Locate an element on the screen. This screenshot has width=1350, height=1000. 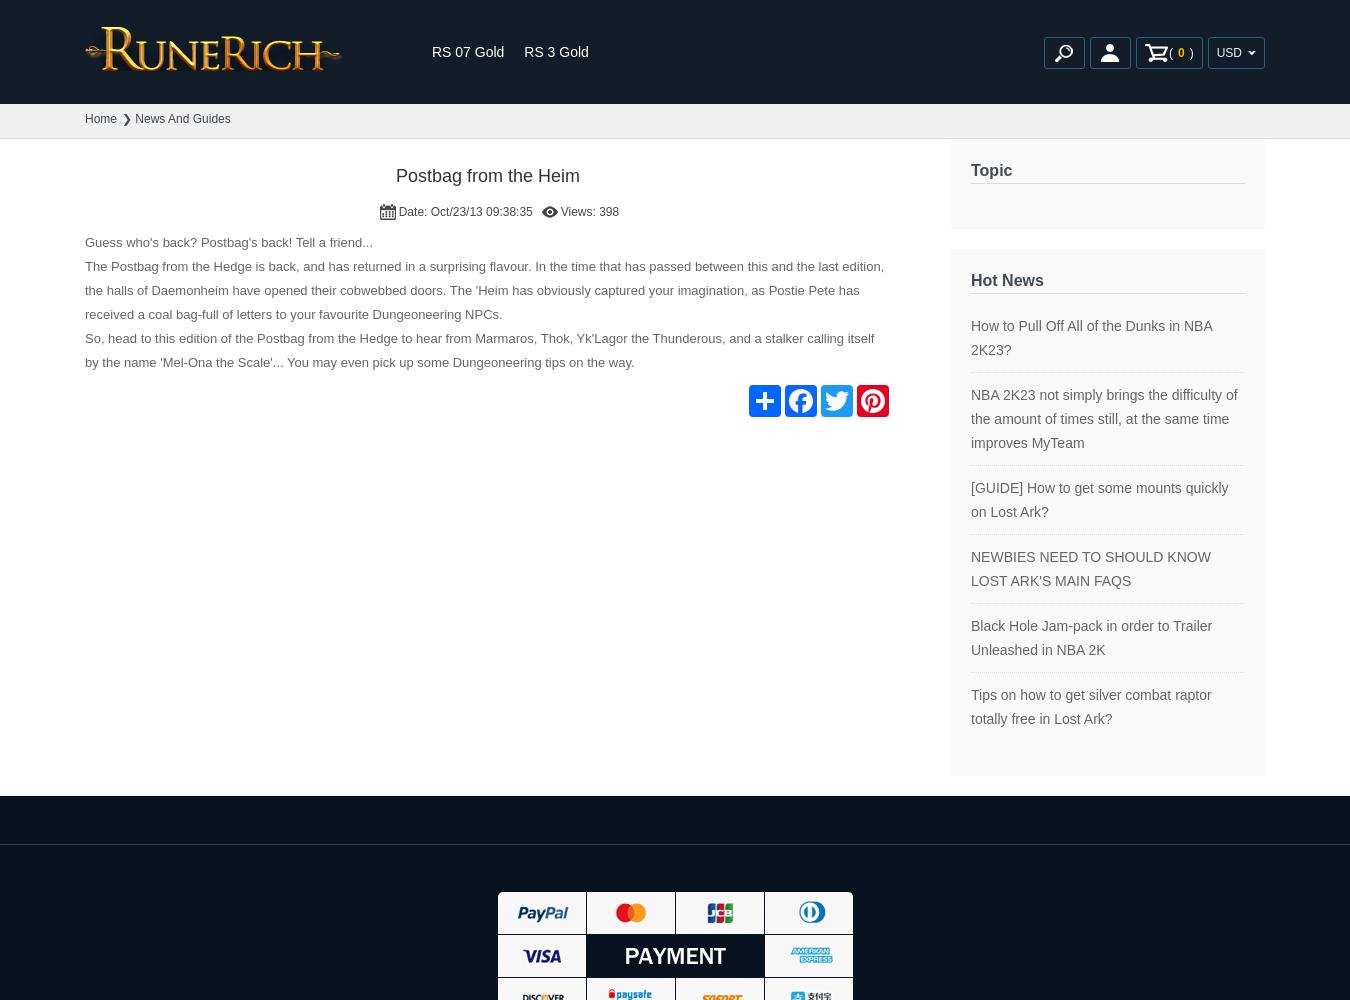
'Tips on how to get silver combat raptor totally free in Lost Ark?' is located at coordinates (970, 706).